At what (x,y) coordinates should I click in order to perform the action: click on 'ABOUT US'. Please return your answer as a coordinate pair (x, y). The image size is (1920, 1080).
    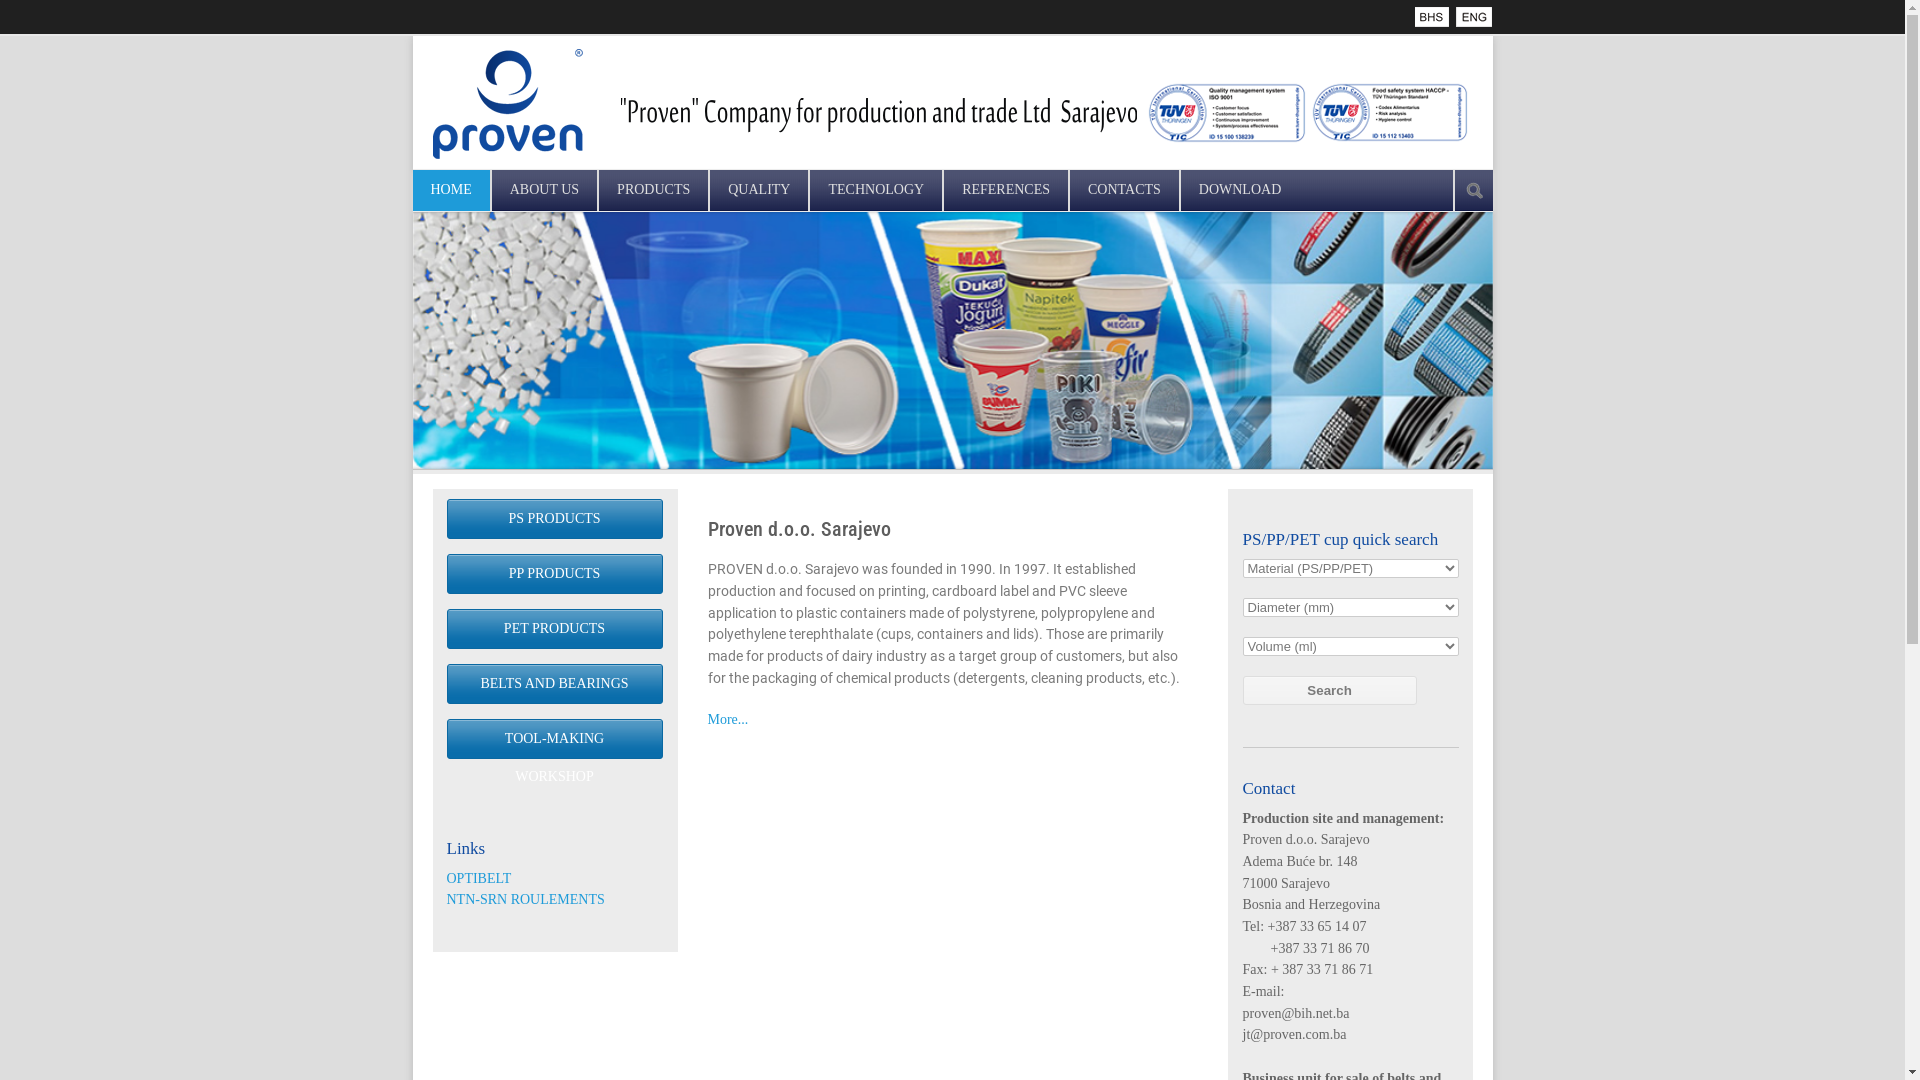
    Looking at the image, I should click on (544, 190).